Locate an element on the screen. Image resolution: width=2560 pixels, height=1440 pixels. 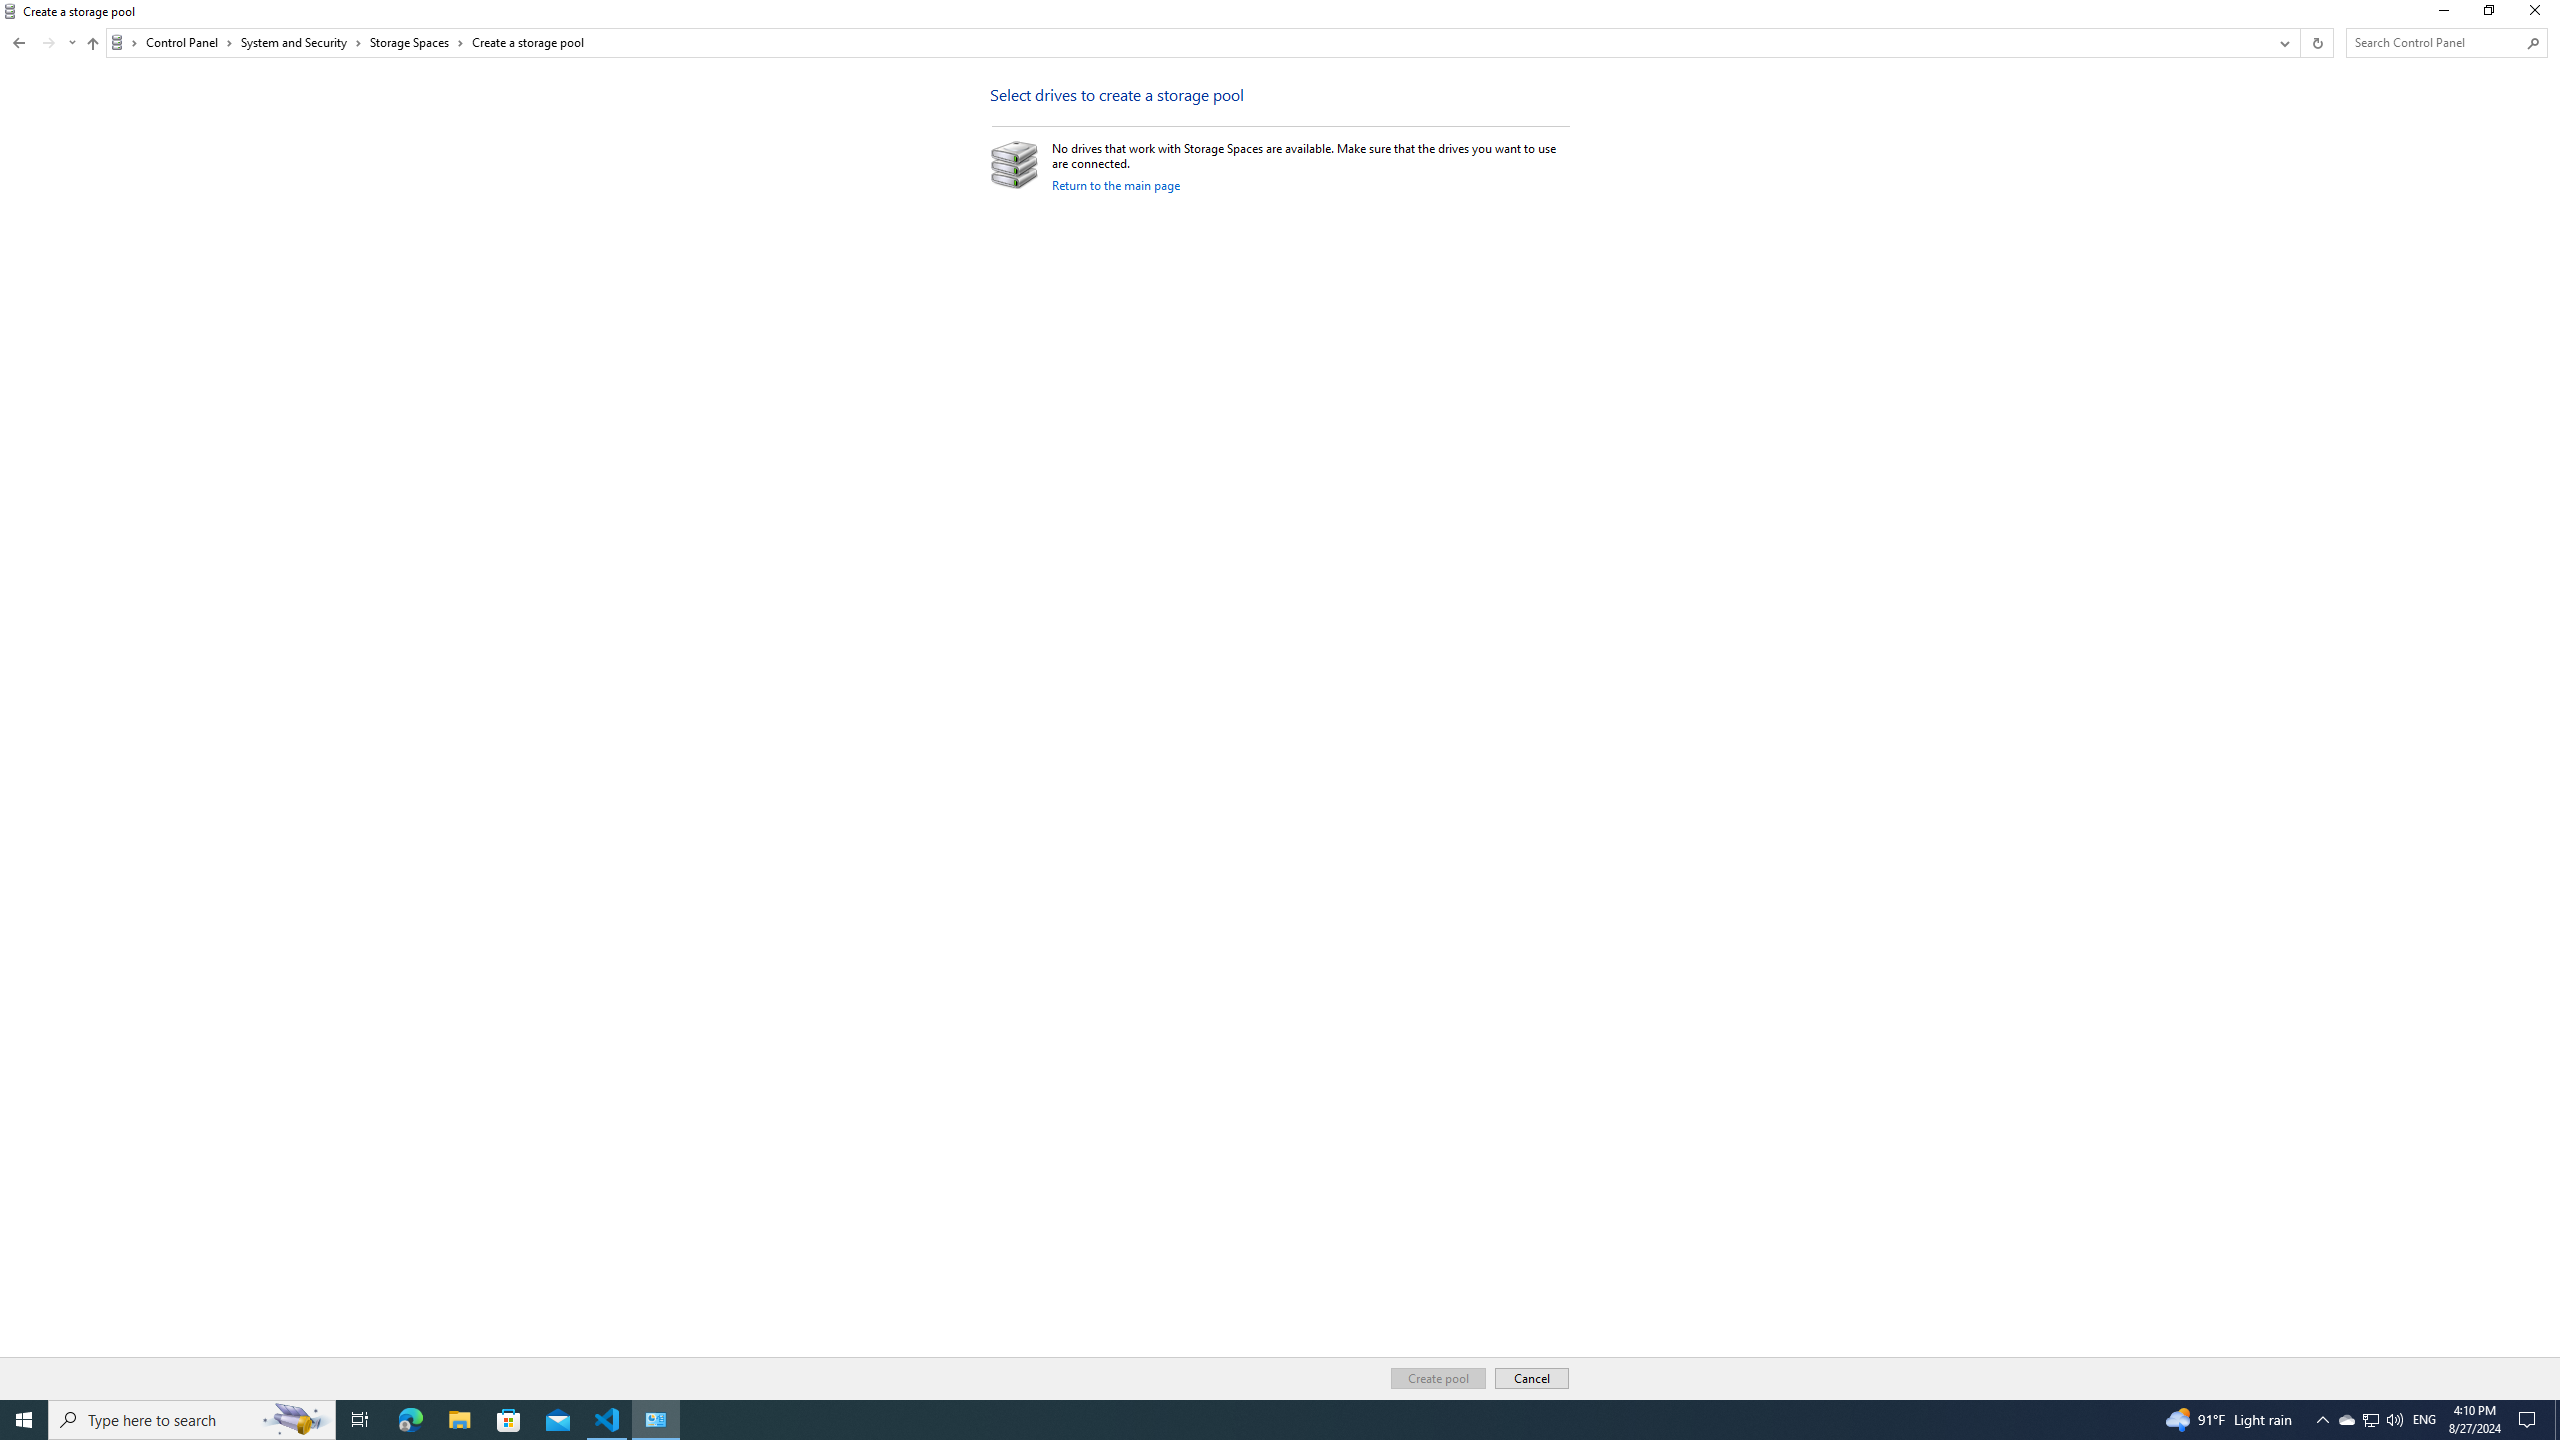
'Recent locations' is located at coordinates (70, 42).